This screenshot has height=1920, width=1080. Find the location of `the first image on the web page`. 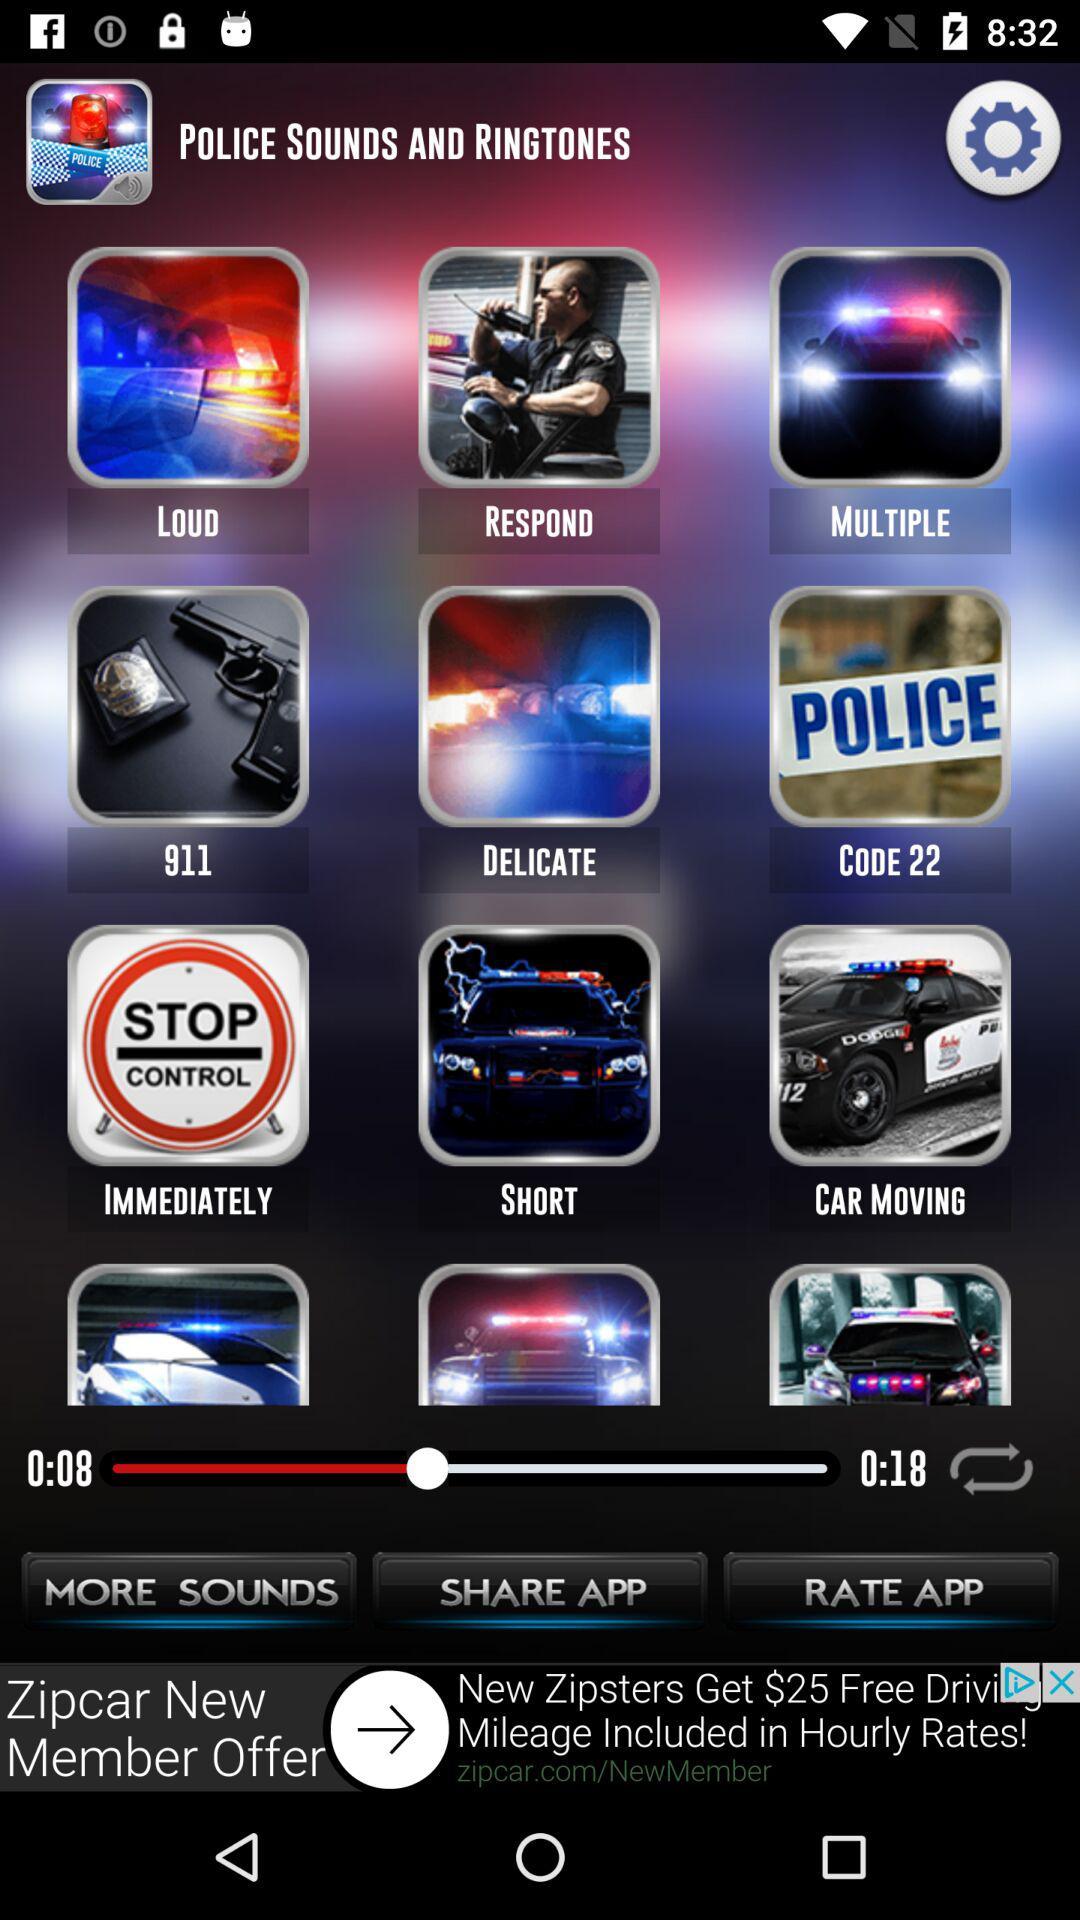

the first image on the web page is located at coordinates (188, 367).